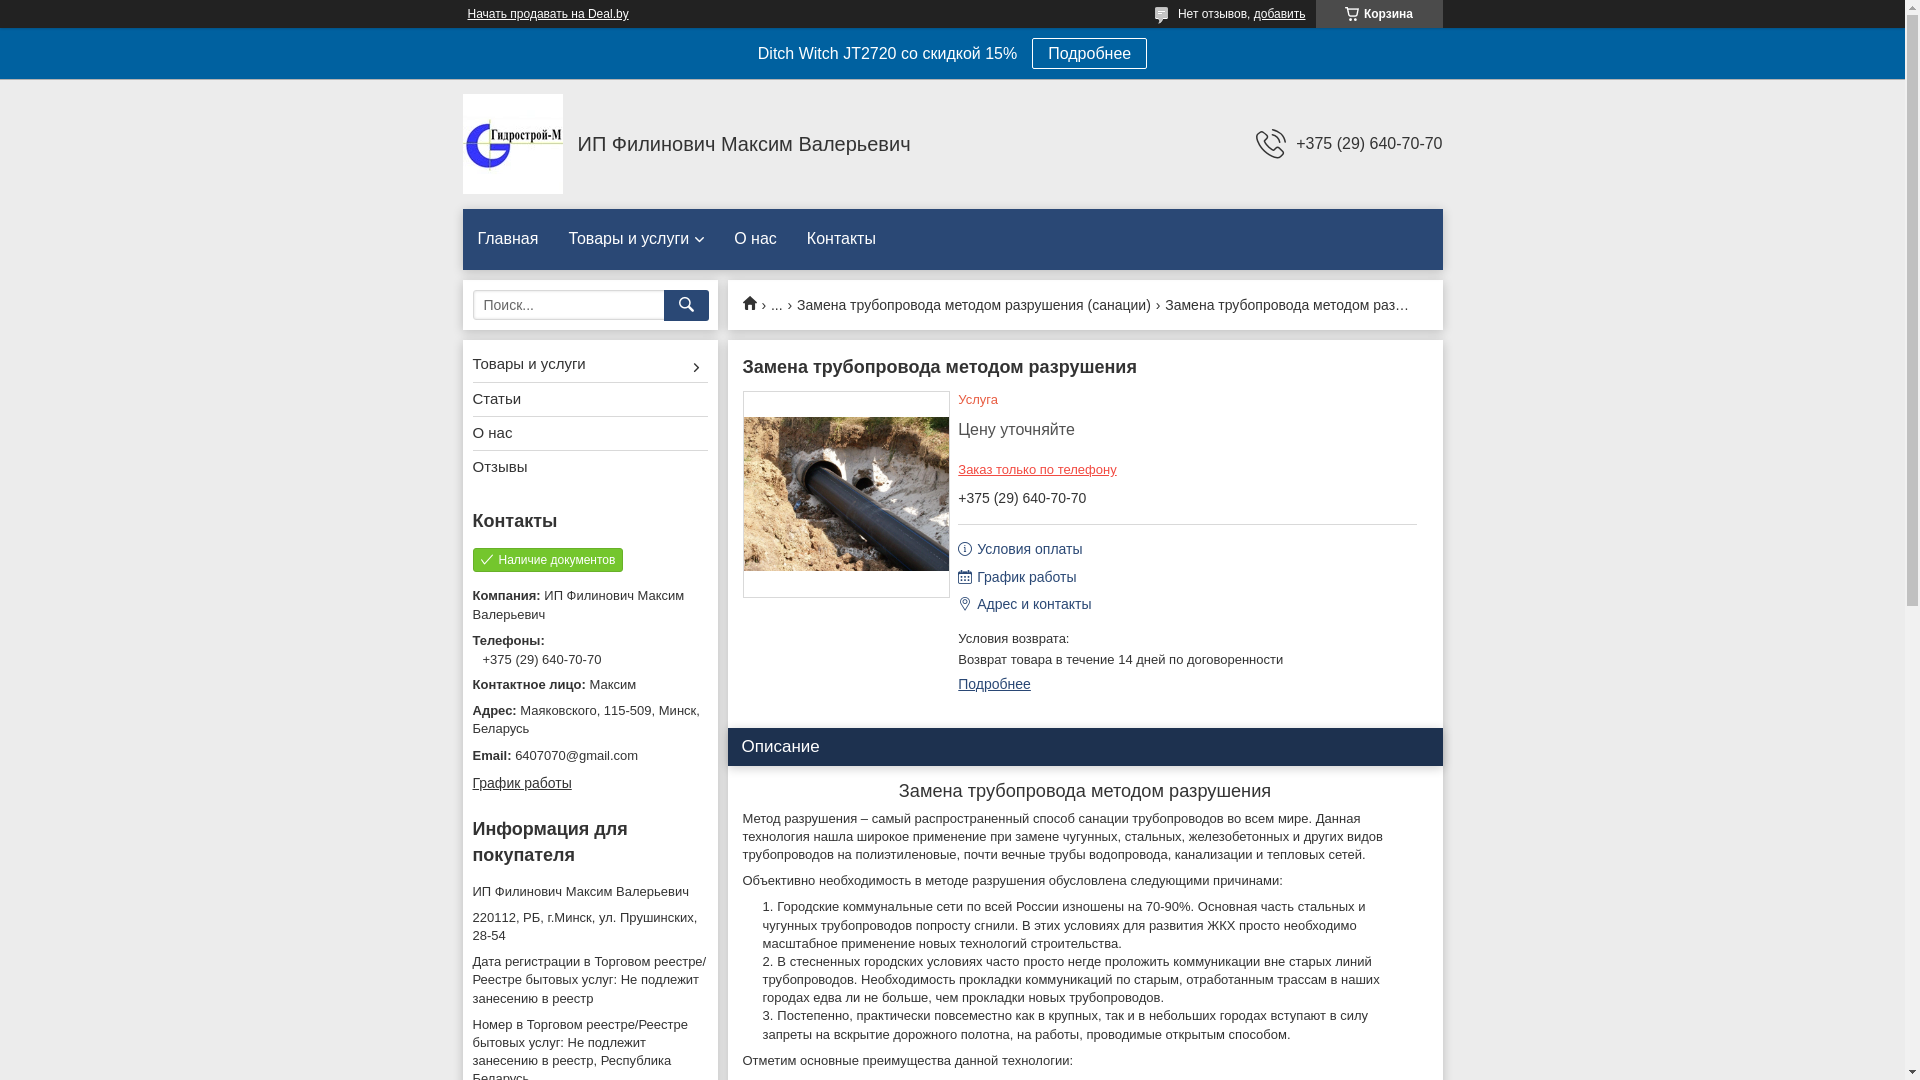 The image size is (1920, 1080). What do you see at coordinates (588, 756) in the screenshot?
I see `'6407070@gmail.com'` at bounding box center [588, 756].